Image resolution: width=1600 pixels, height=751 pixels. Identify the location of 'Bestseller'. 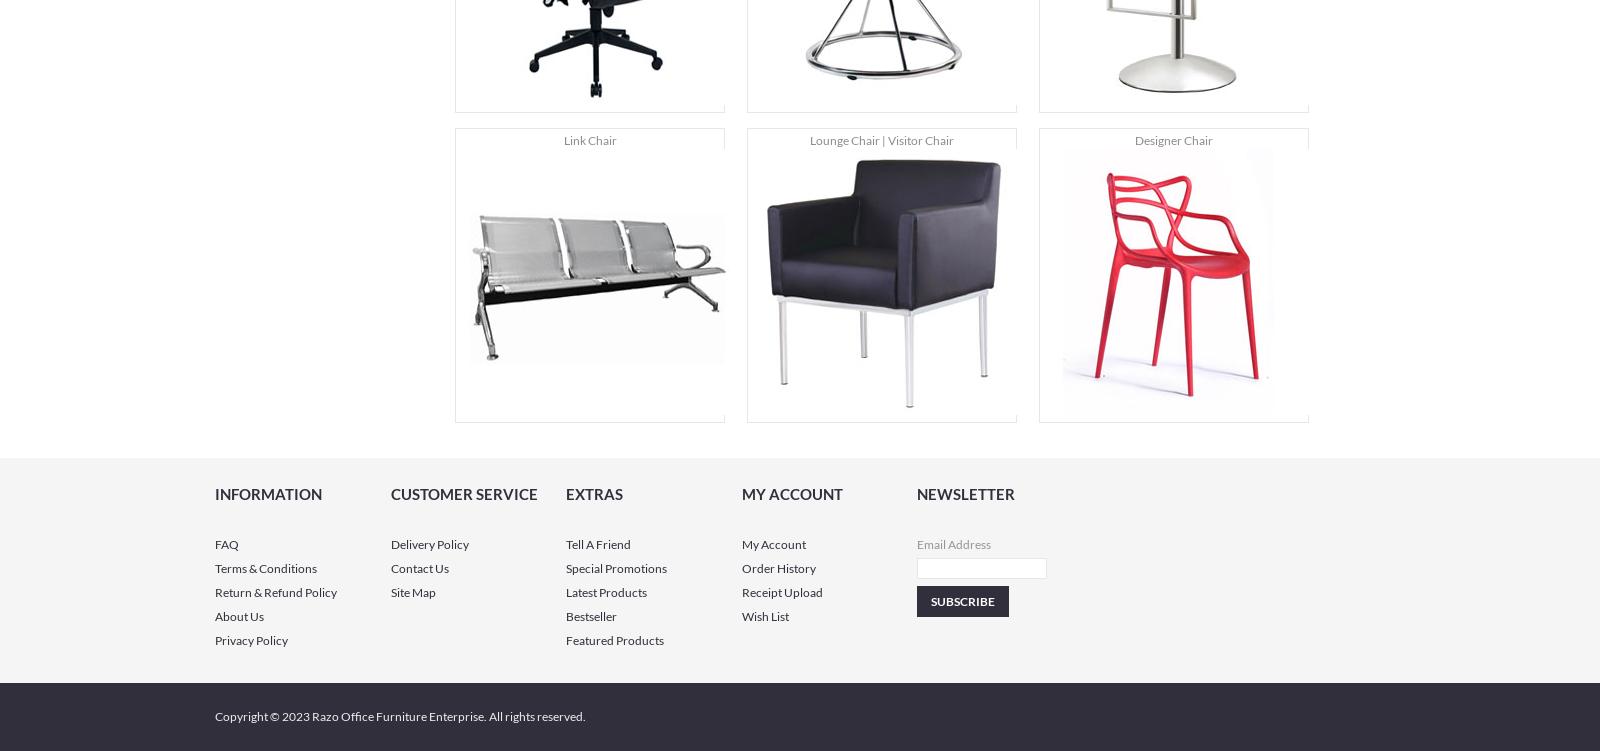
(590, 616).